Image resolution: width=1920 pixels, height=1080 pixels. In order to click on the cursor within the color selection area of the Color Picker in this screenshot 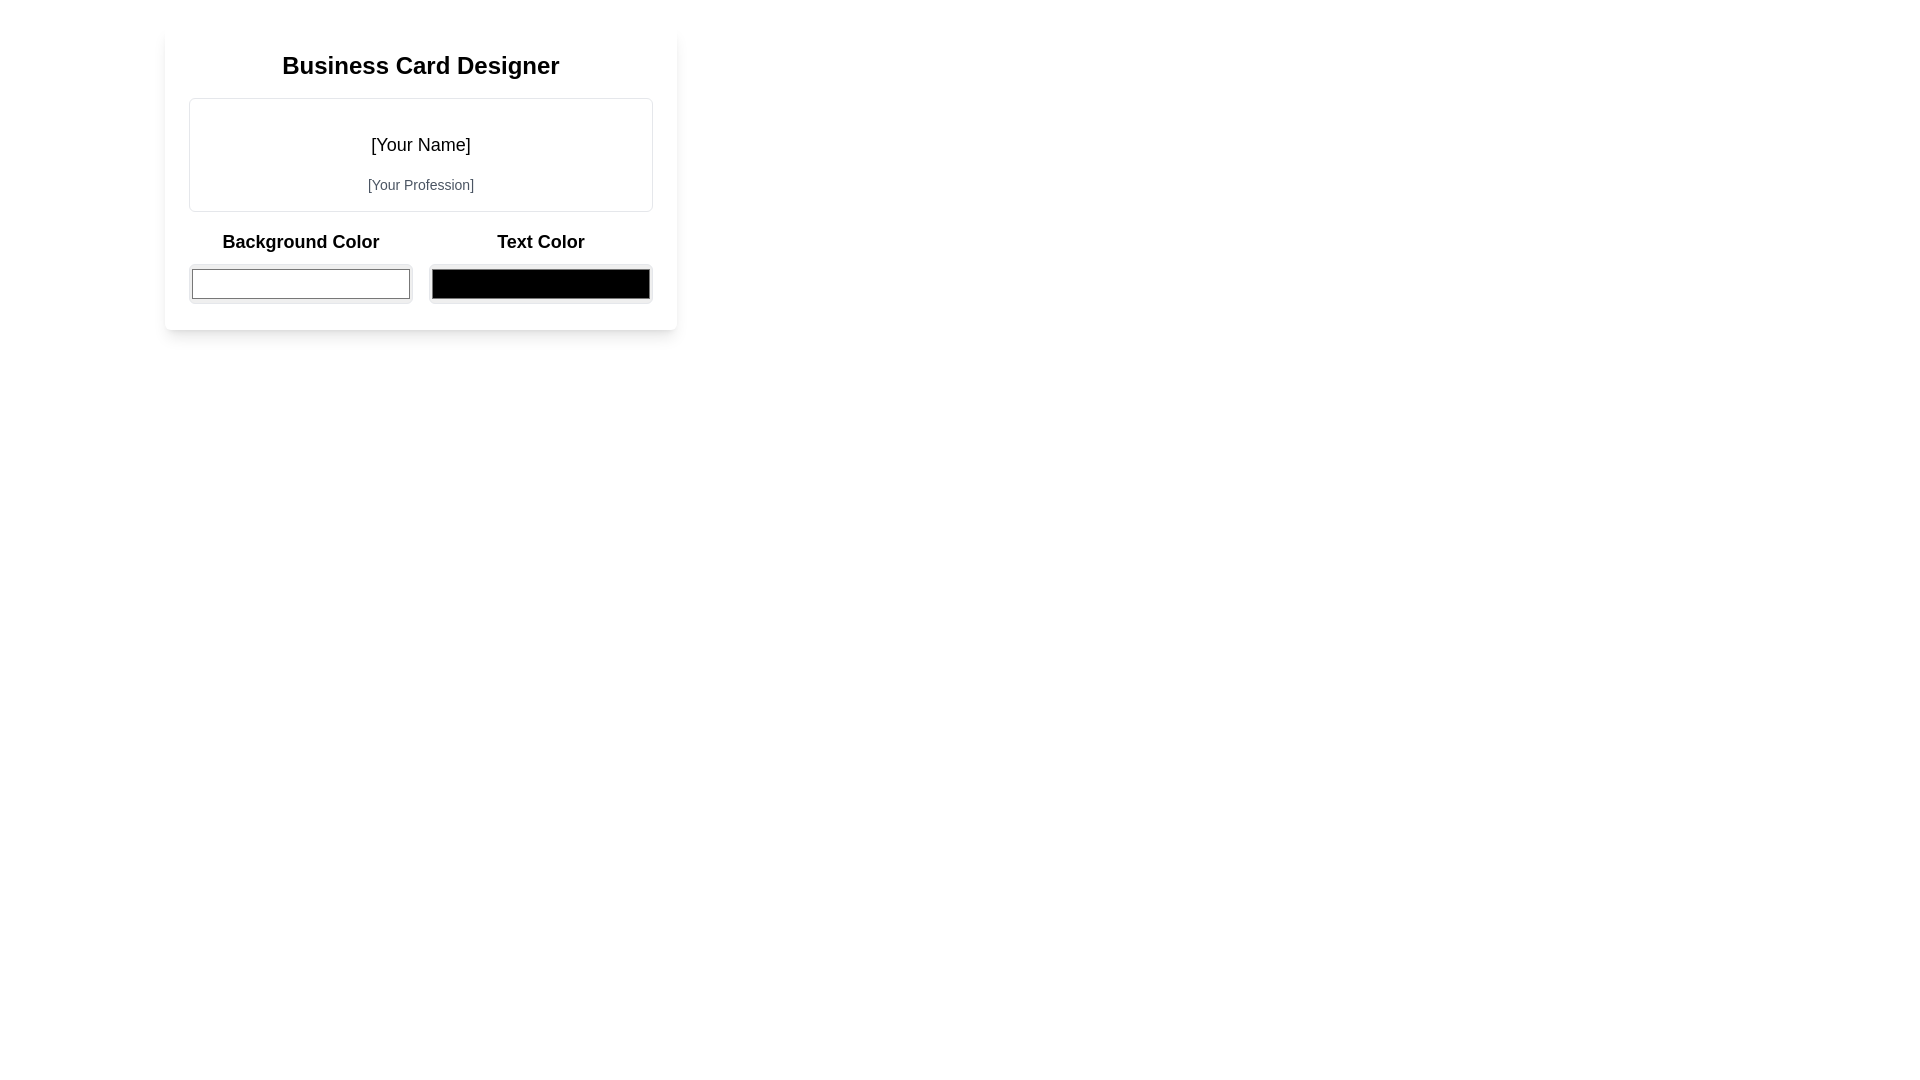, I will do `click(420, 265)`.